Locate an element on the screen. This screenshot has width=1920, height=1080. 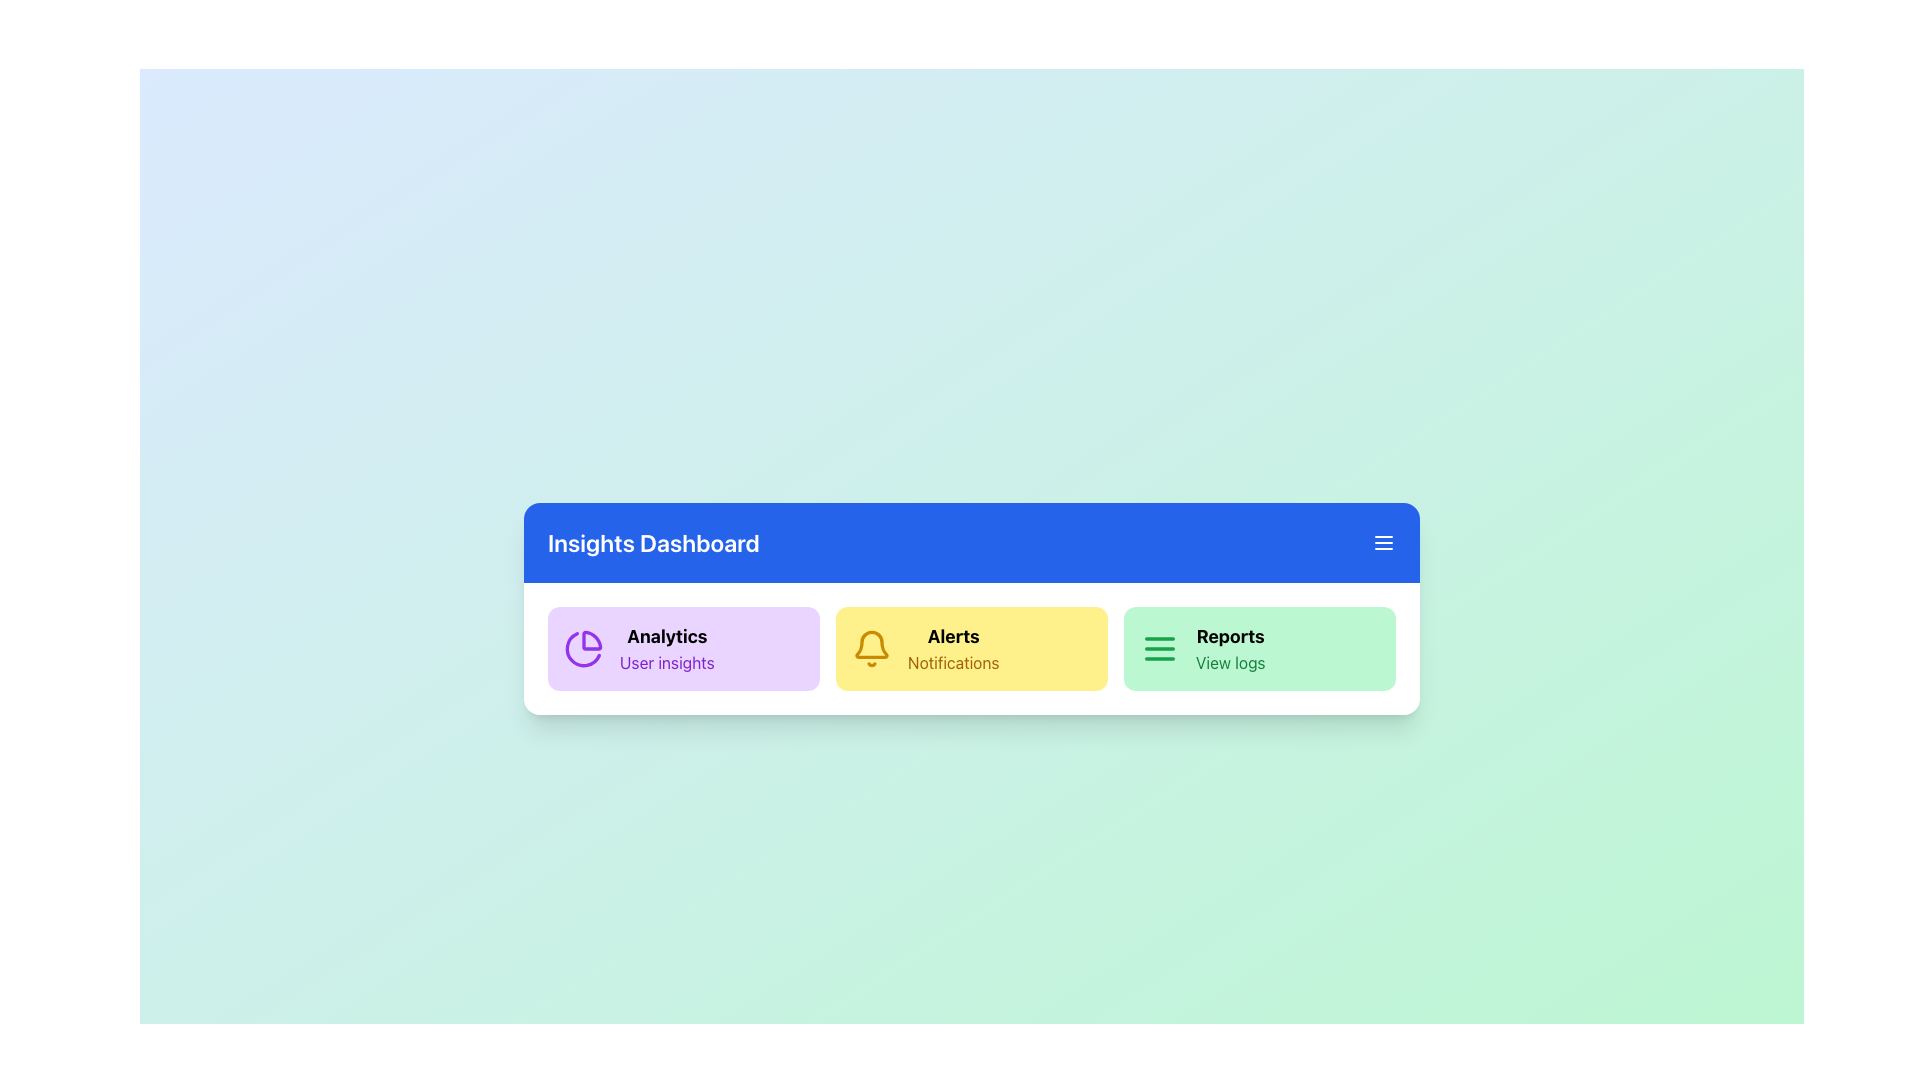
the purple pie chart icon located within the 'Analytics' card is located at coordinates (583, 648).